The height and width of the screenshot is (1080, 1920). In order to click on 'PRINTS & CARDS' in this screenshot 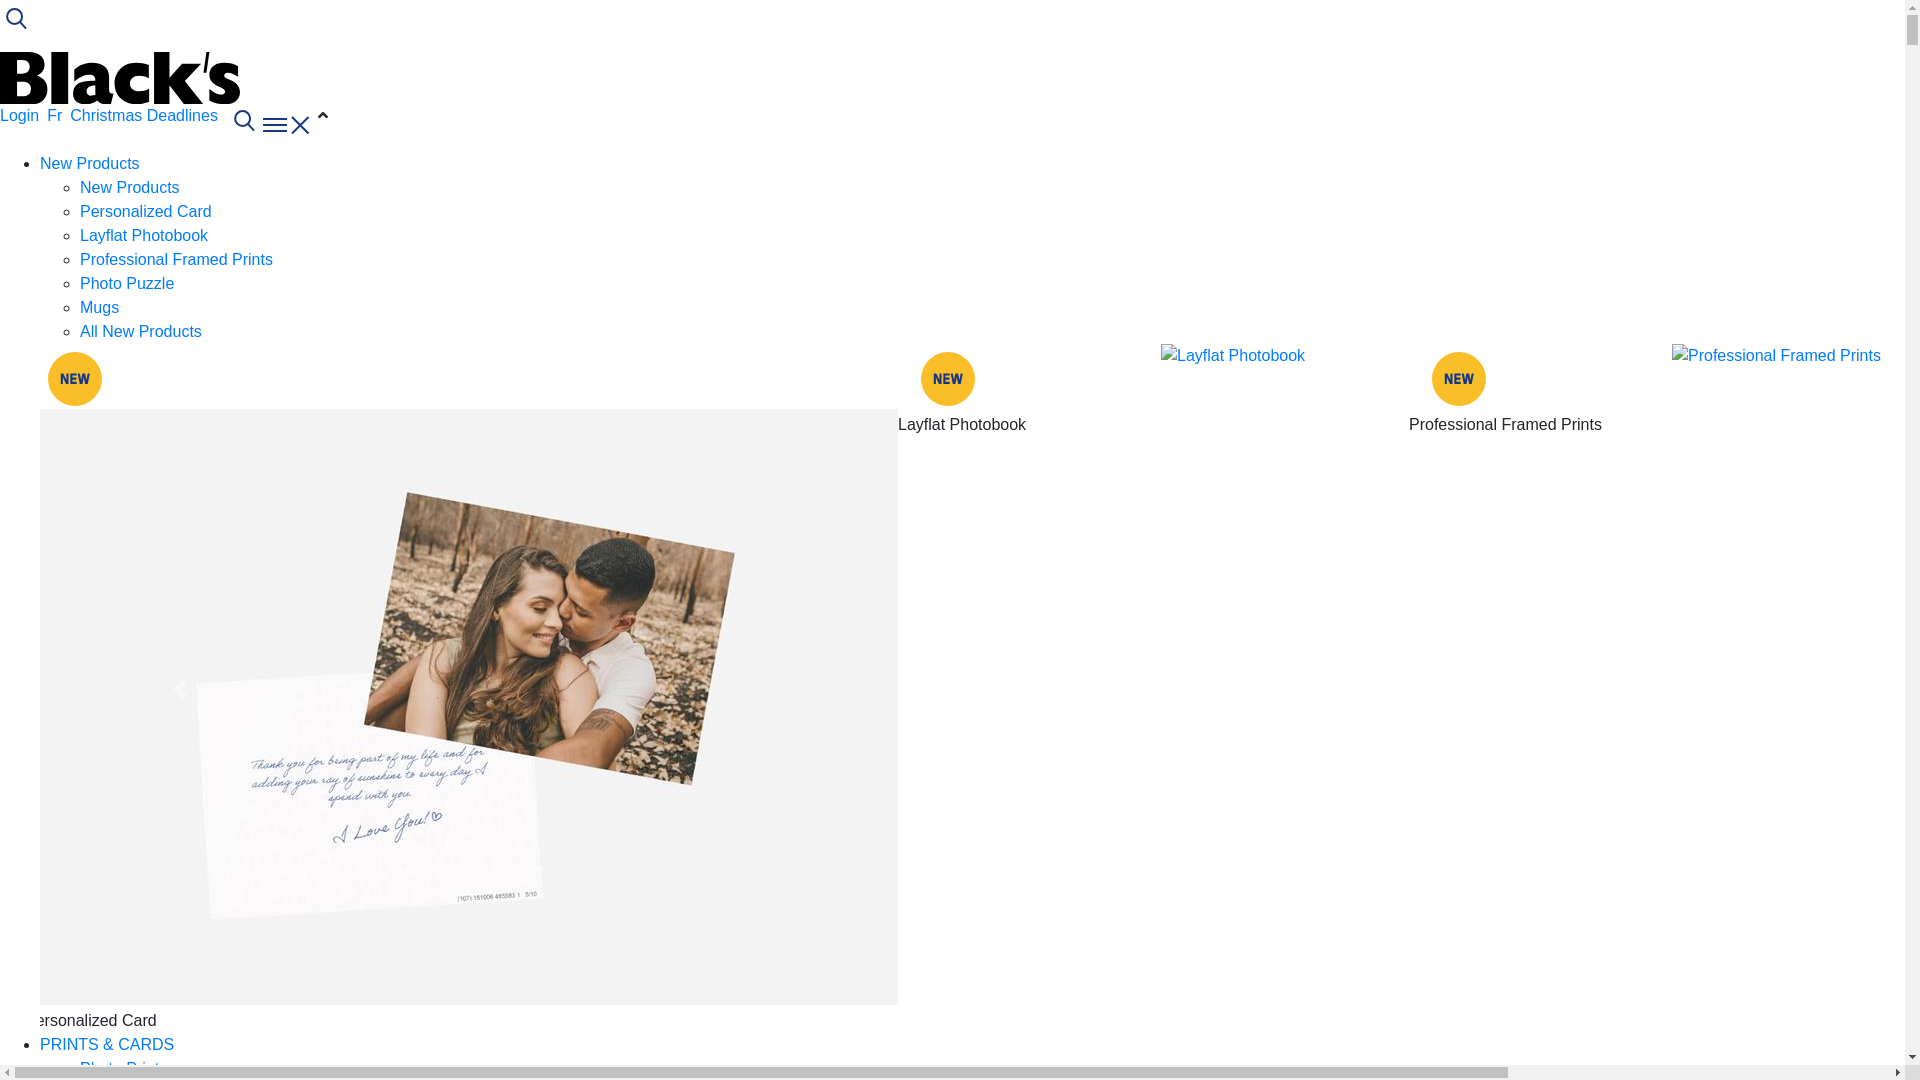, I will do `click(105, 1043)`.